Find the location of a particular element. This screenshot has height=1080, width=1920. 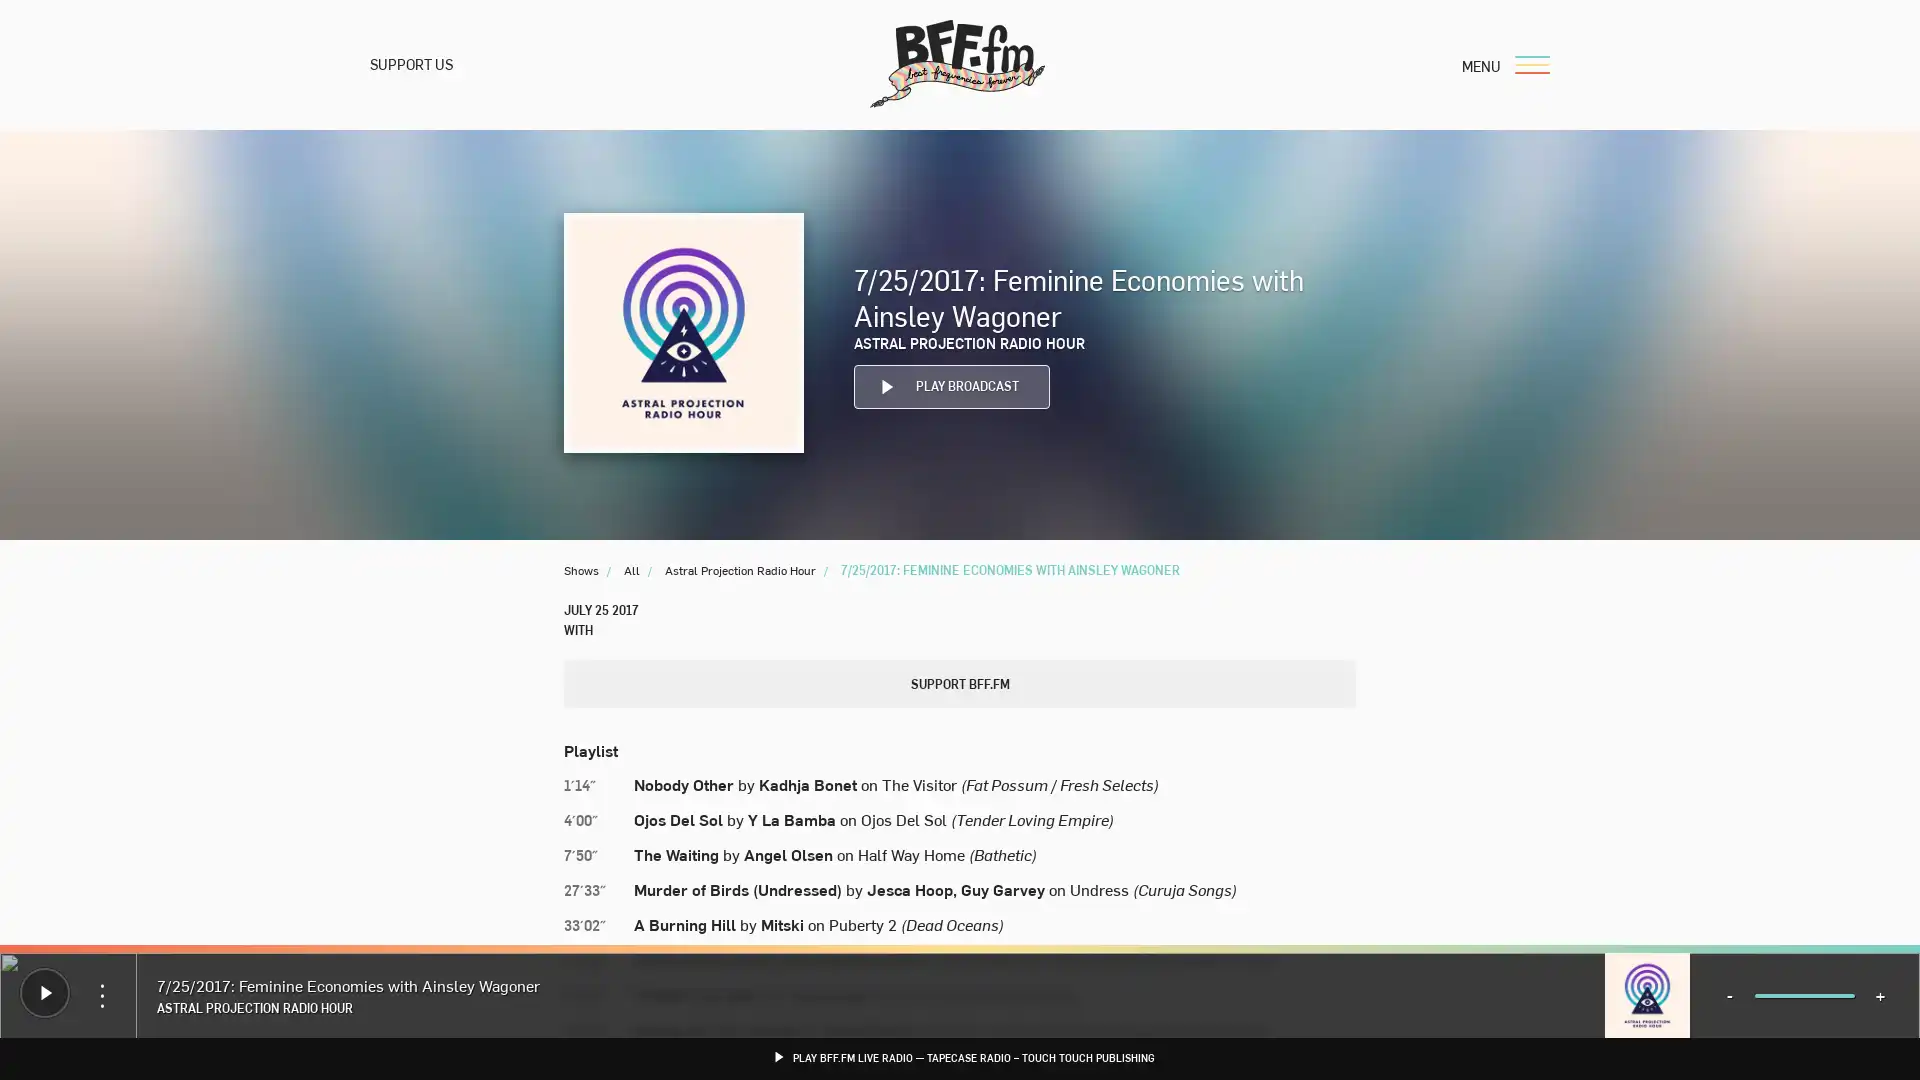

Donate is located at coordinates (65, 986).